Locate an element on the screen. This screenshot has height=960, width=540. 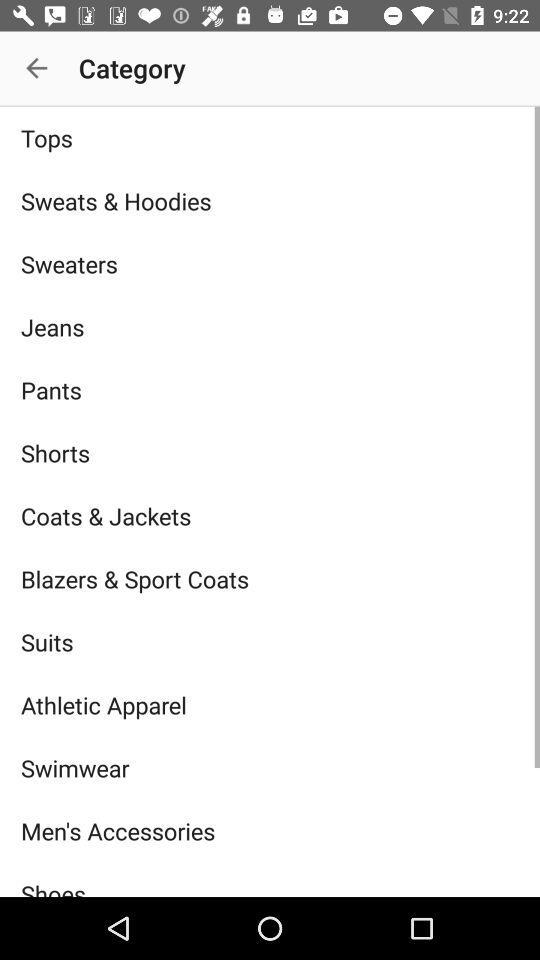
the icon below coats & jackets is located at coordinates (270, 579).